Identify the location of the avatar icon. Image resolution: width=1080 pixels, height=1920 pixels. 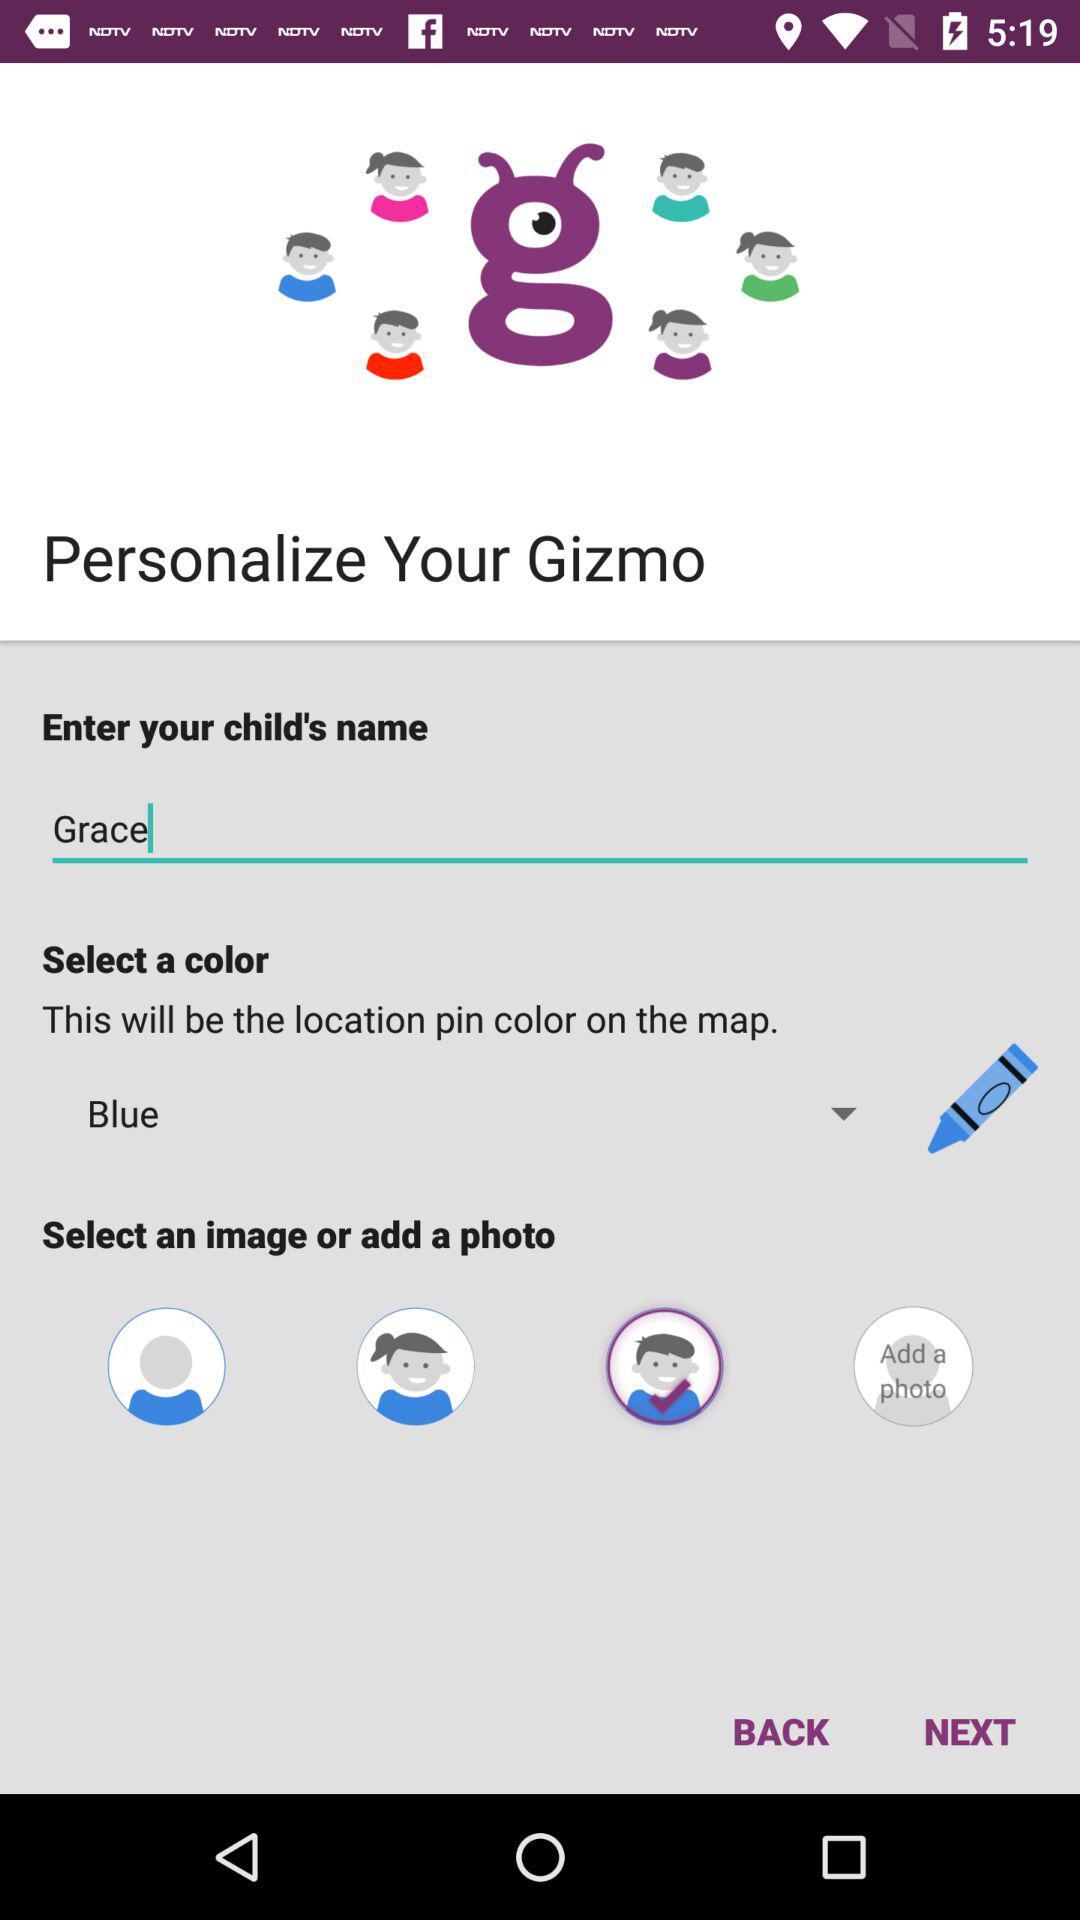
(664, 1365).